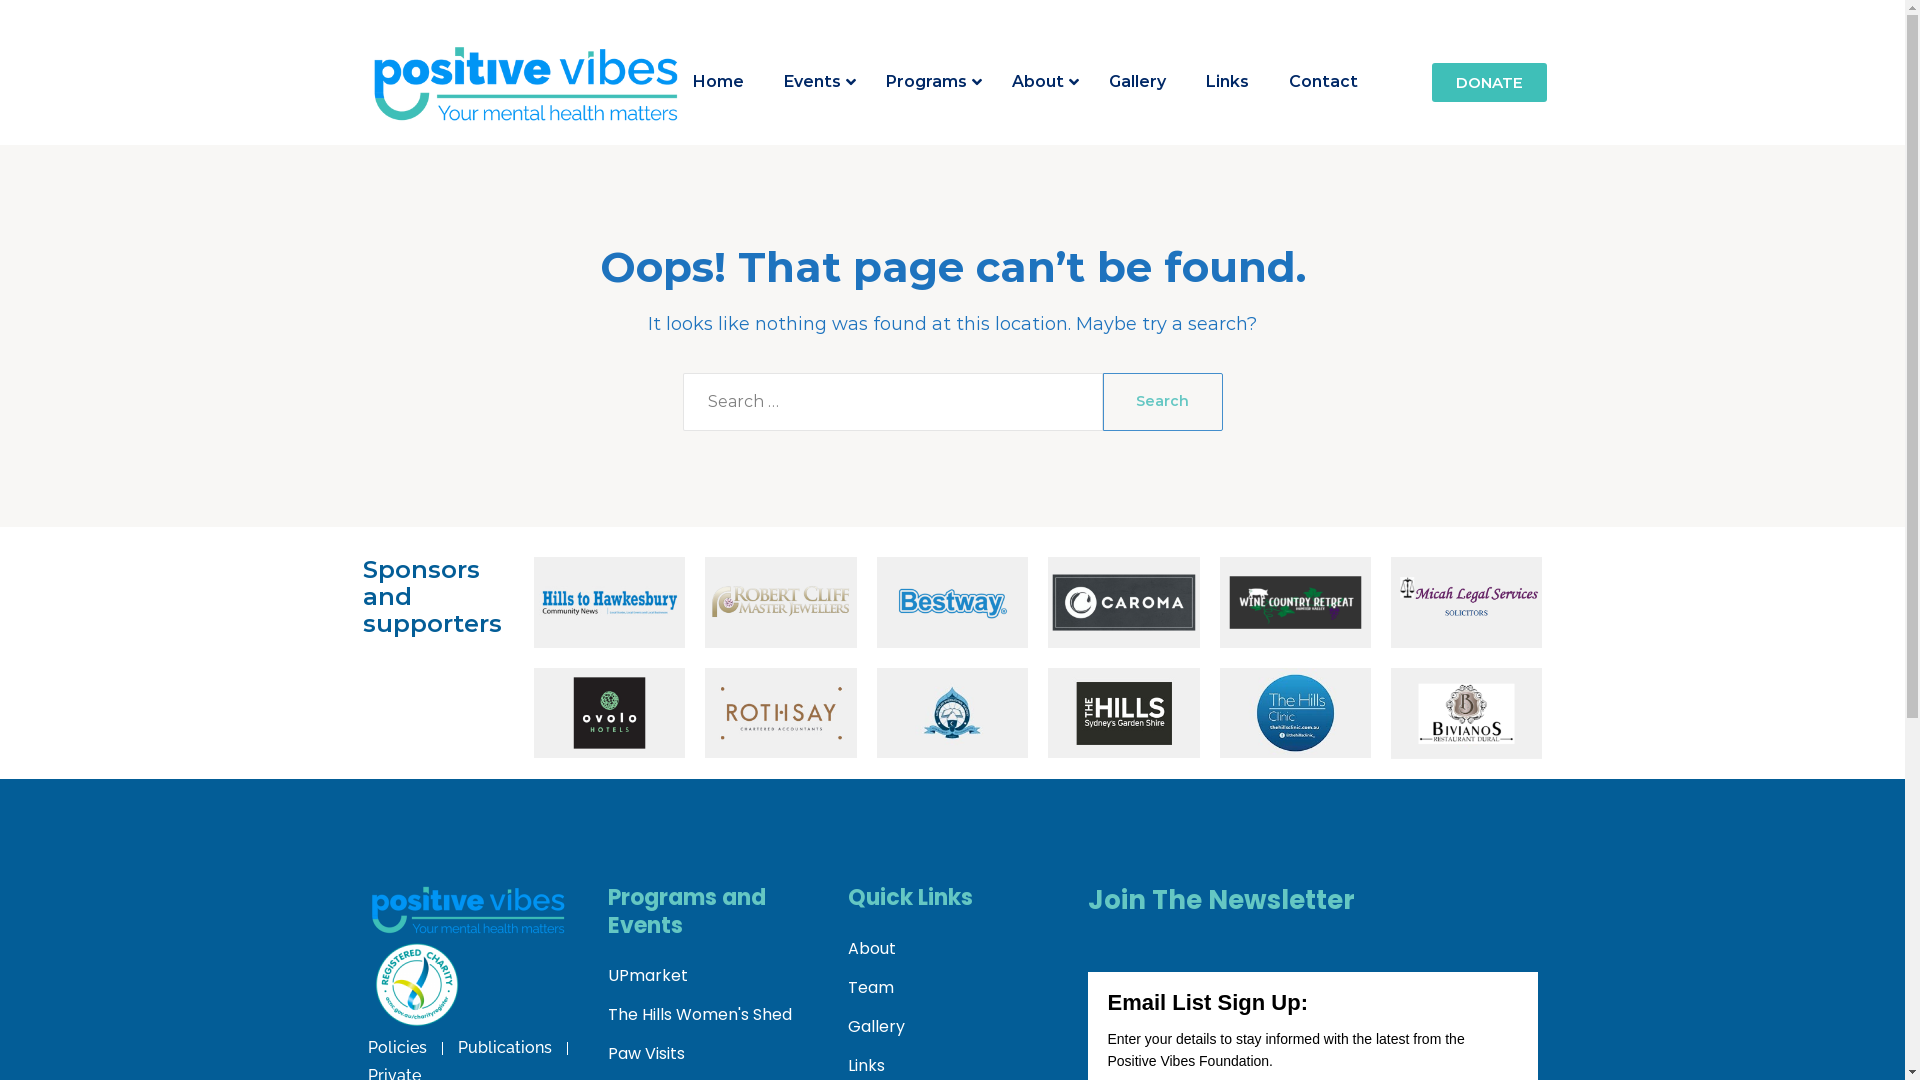 This screenshot has width=1920, height=1080. What do you see at coordinates (718, 81) in the screenshot?
I see `'Home'` at bounding box center [718, 81].